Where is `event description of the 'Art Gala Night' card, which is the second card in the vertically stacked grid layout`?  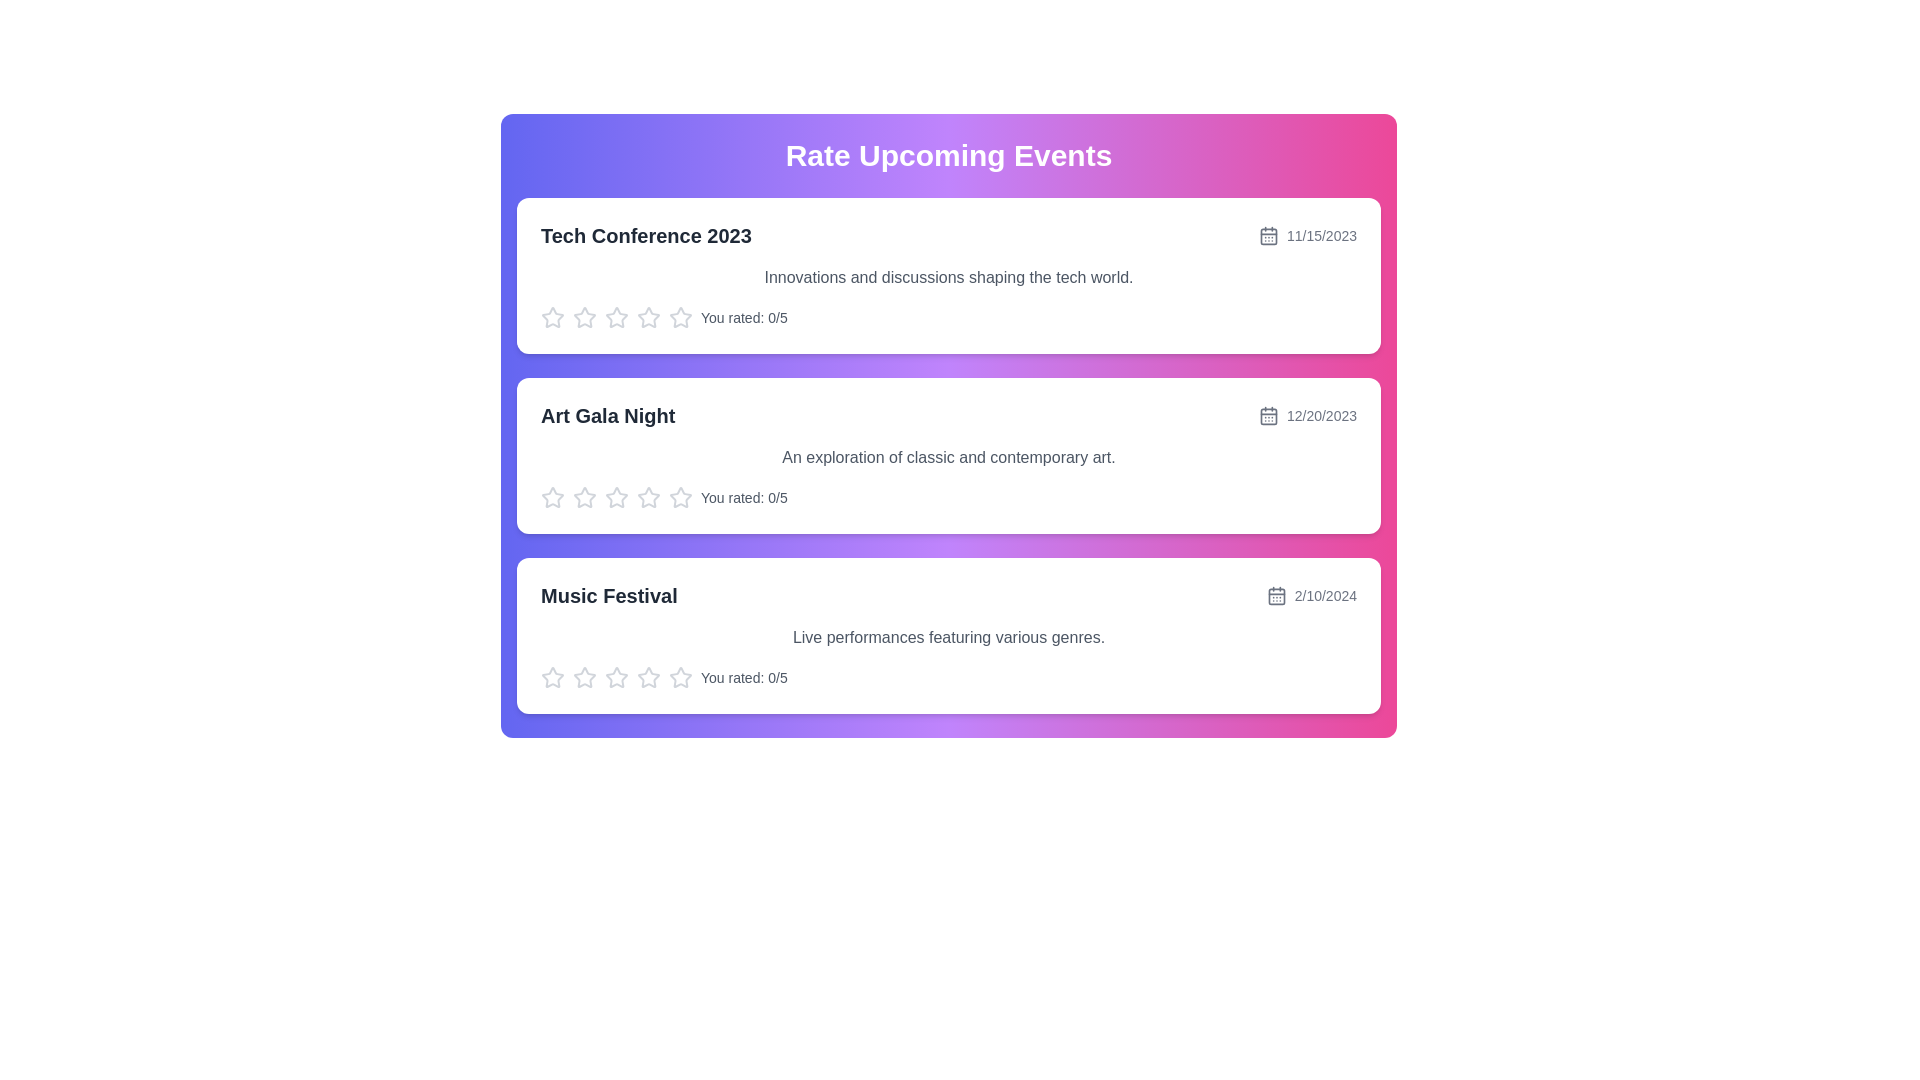
event description of the 'Art Gala Night' card, which is the second card in the vertically stacked grid layout is located at coordinates (948, 455).